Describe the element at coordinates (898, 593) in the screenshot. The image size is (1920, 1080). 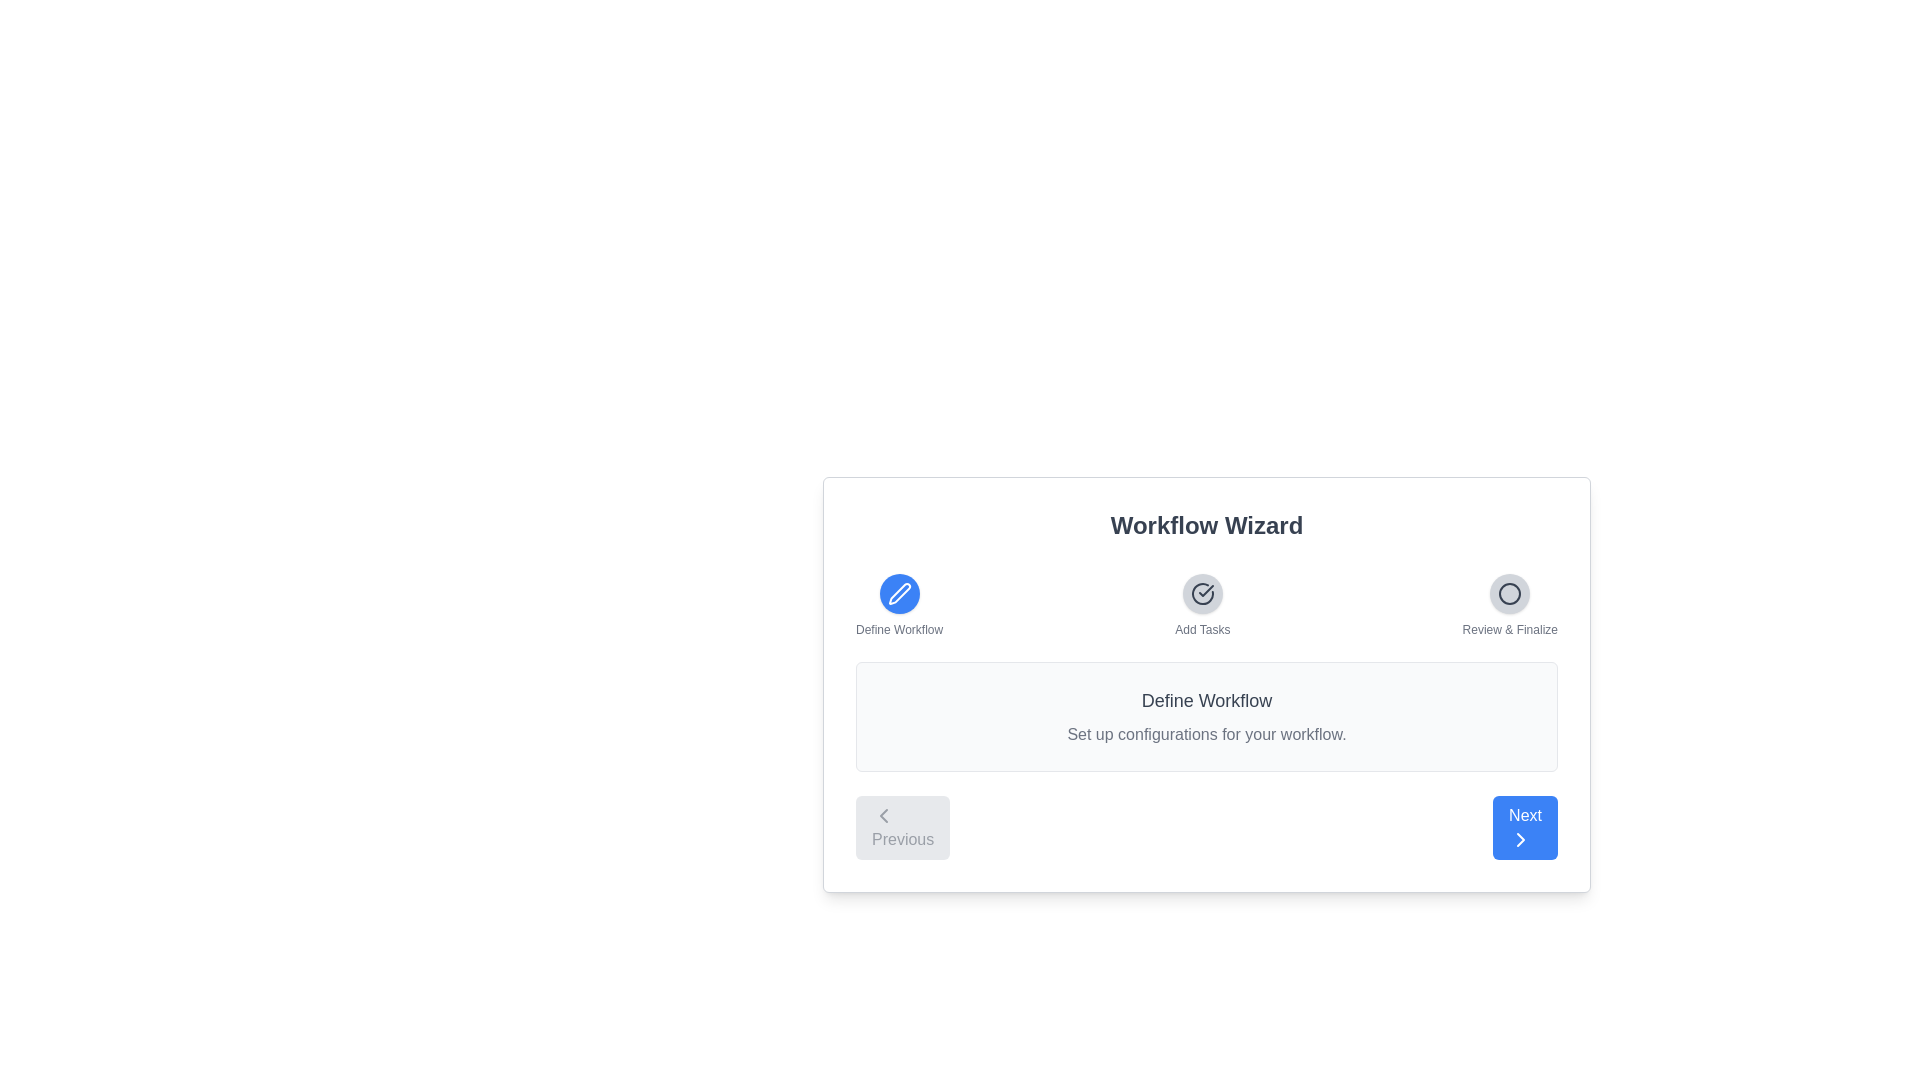
I see `the 'Define Workflow' icon located in the leftmost circle of the three icons at the top of the 'Workflow Wizard' interface` at that location.